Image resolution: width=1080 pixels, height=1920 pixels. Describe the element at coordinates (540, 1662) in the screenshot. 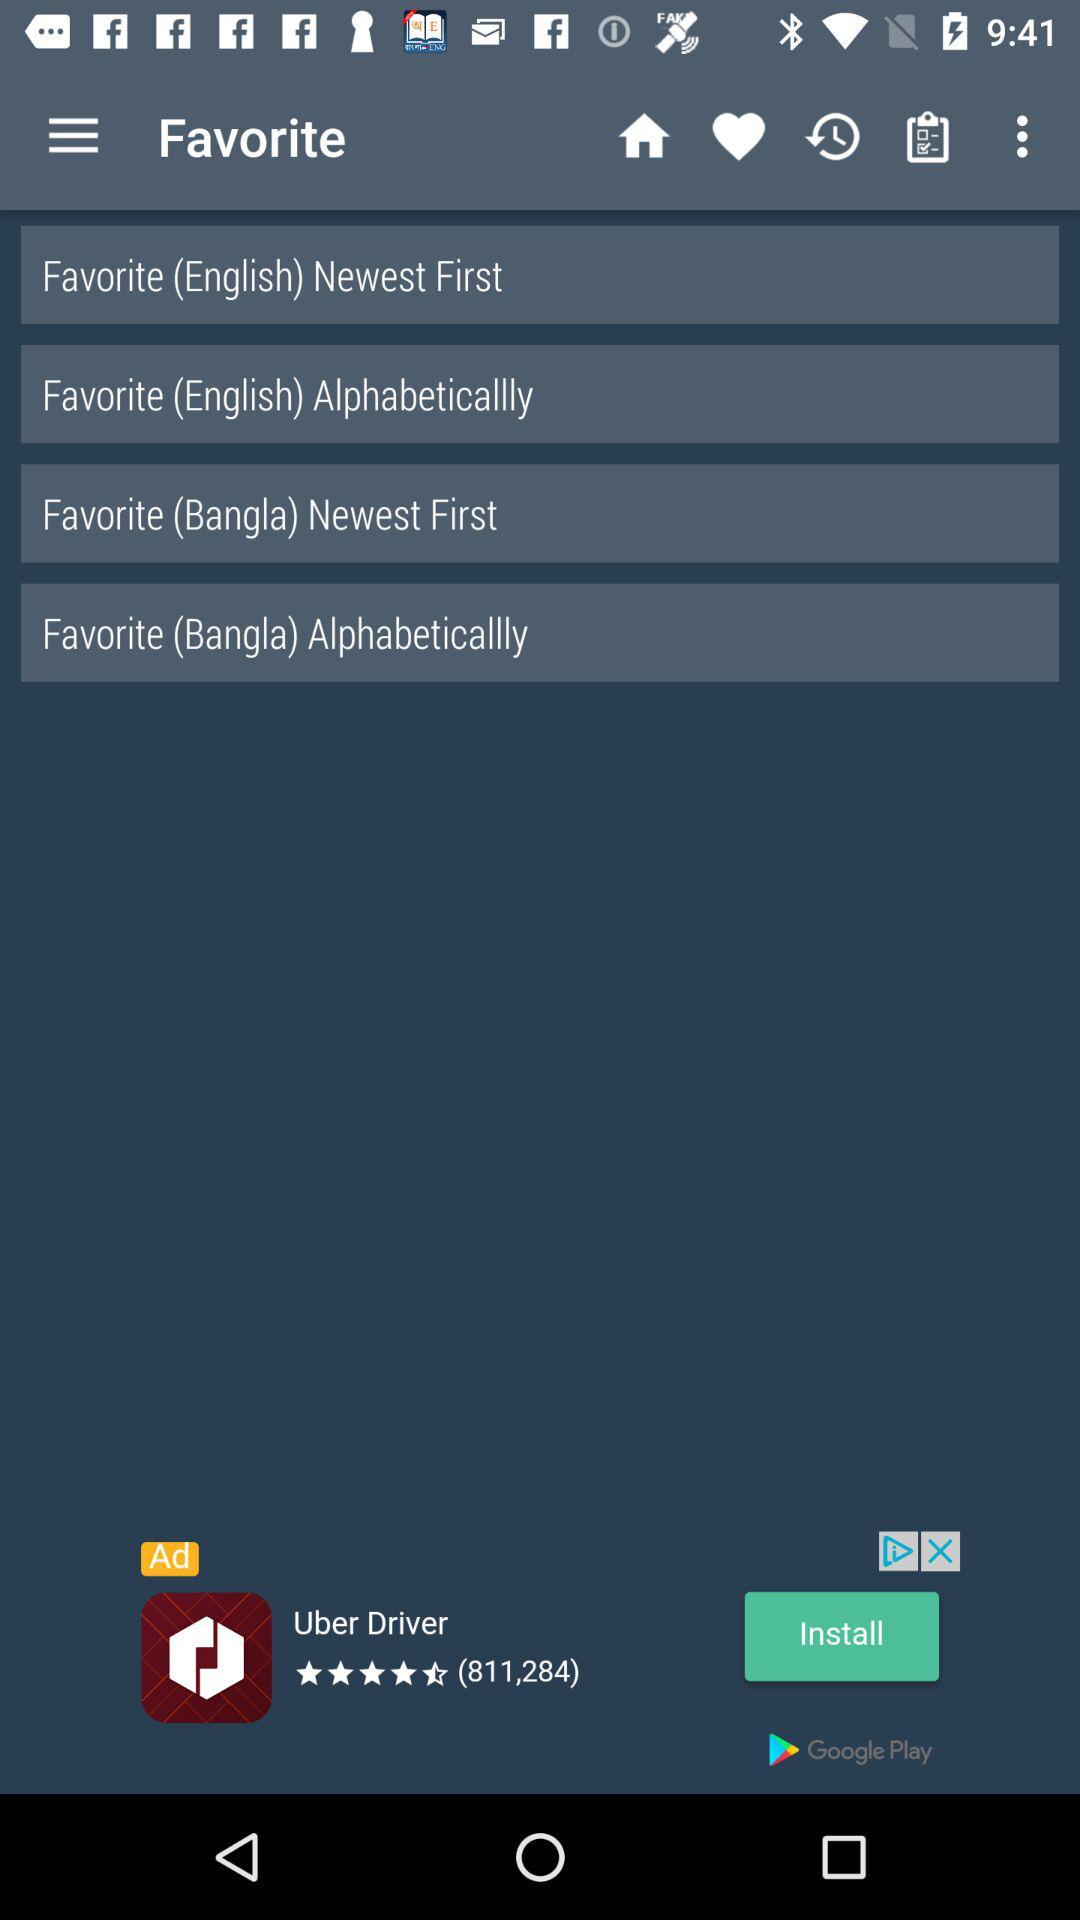

I see `click advertisement` at that location.